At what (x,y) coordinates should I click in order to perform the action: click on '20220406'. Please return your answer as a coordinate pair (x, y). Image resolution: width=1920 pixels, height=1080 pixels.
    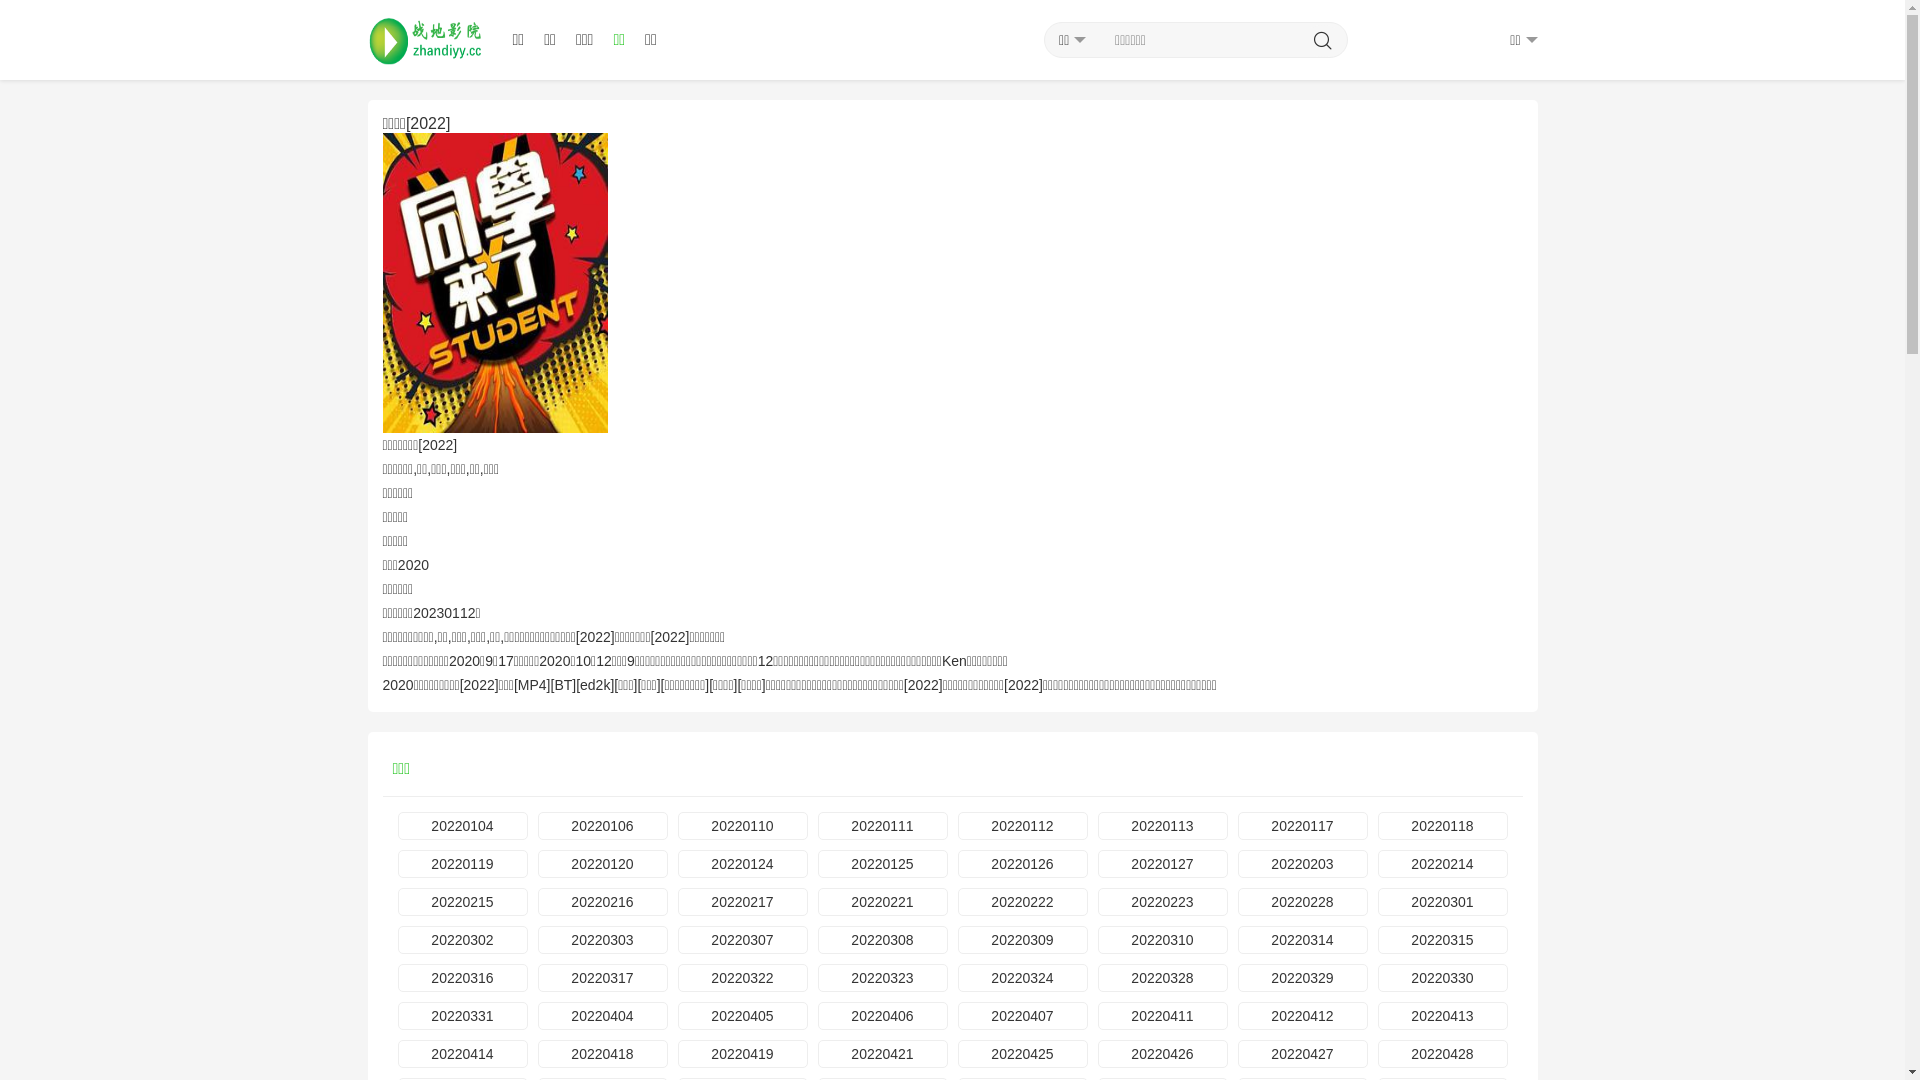
    Looking at the image, I should click on (882, 1015).